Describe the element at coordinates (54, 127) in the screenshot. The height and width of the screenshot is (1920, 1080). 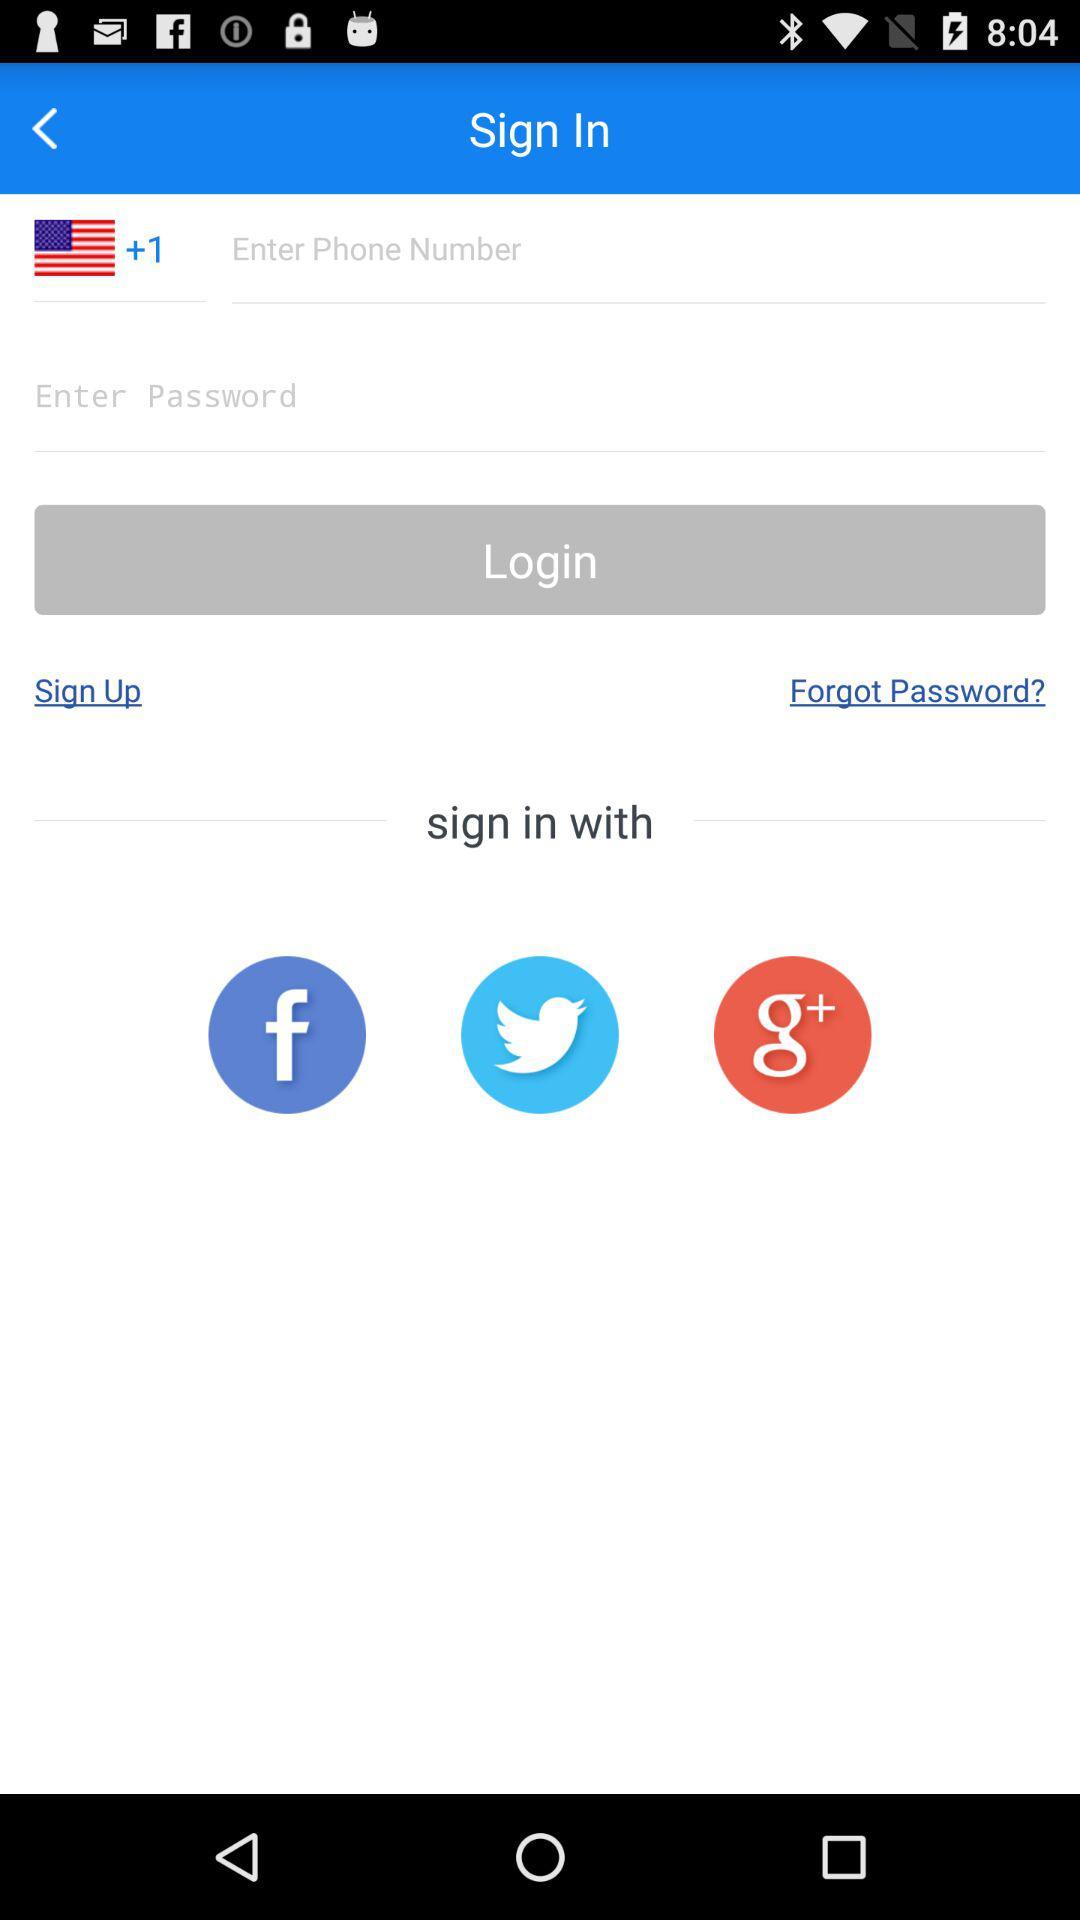
I see `go back` at that location.